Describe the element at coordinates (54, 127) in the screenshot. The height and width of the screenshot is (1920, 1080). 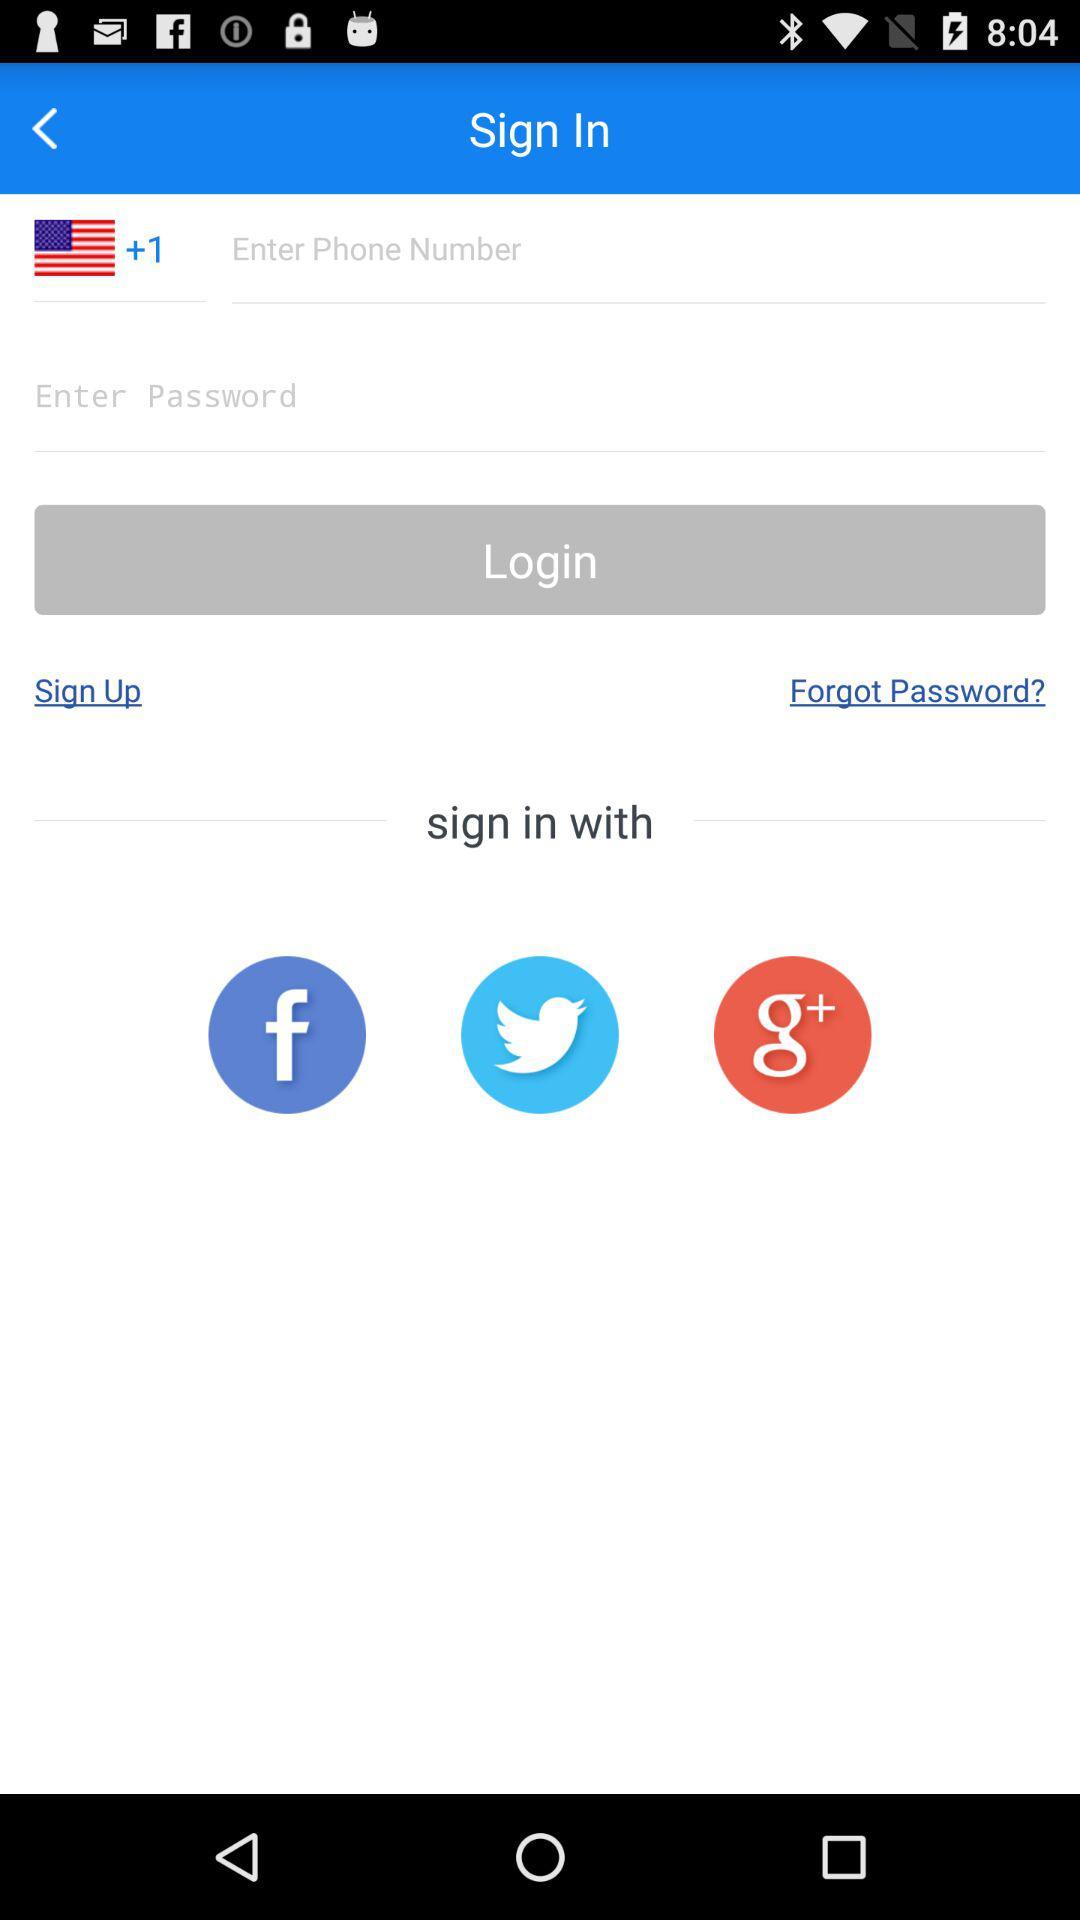
I see `go back` at that location.